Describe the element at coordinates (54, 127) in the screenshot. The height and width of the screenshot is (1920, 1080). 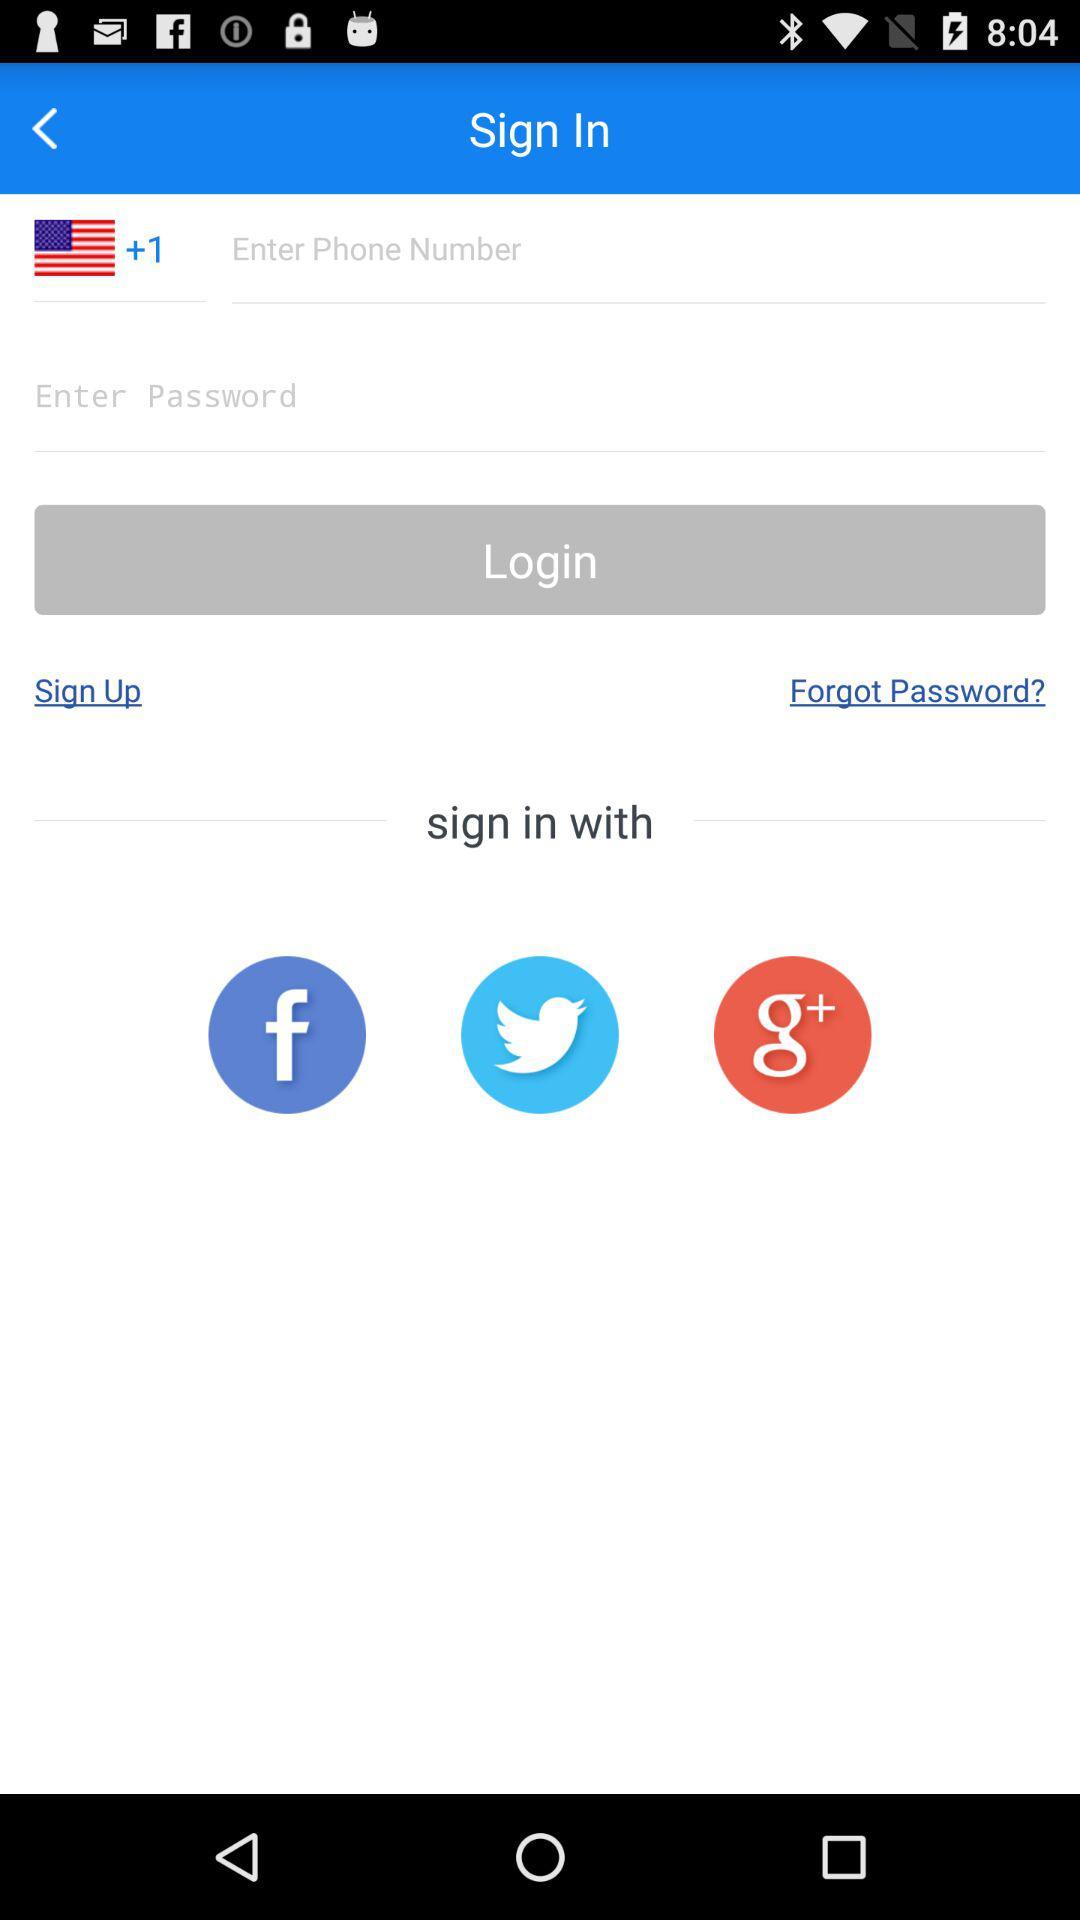
I see `go back` at that location.